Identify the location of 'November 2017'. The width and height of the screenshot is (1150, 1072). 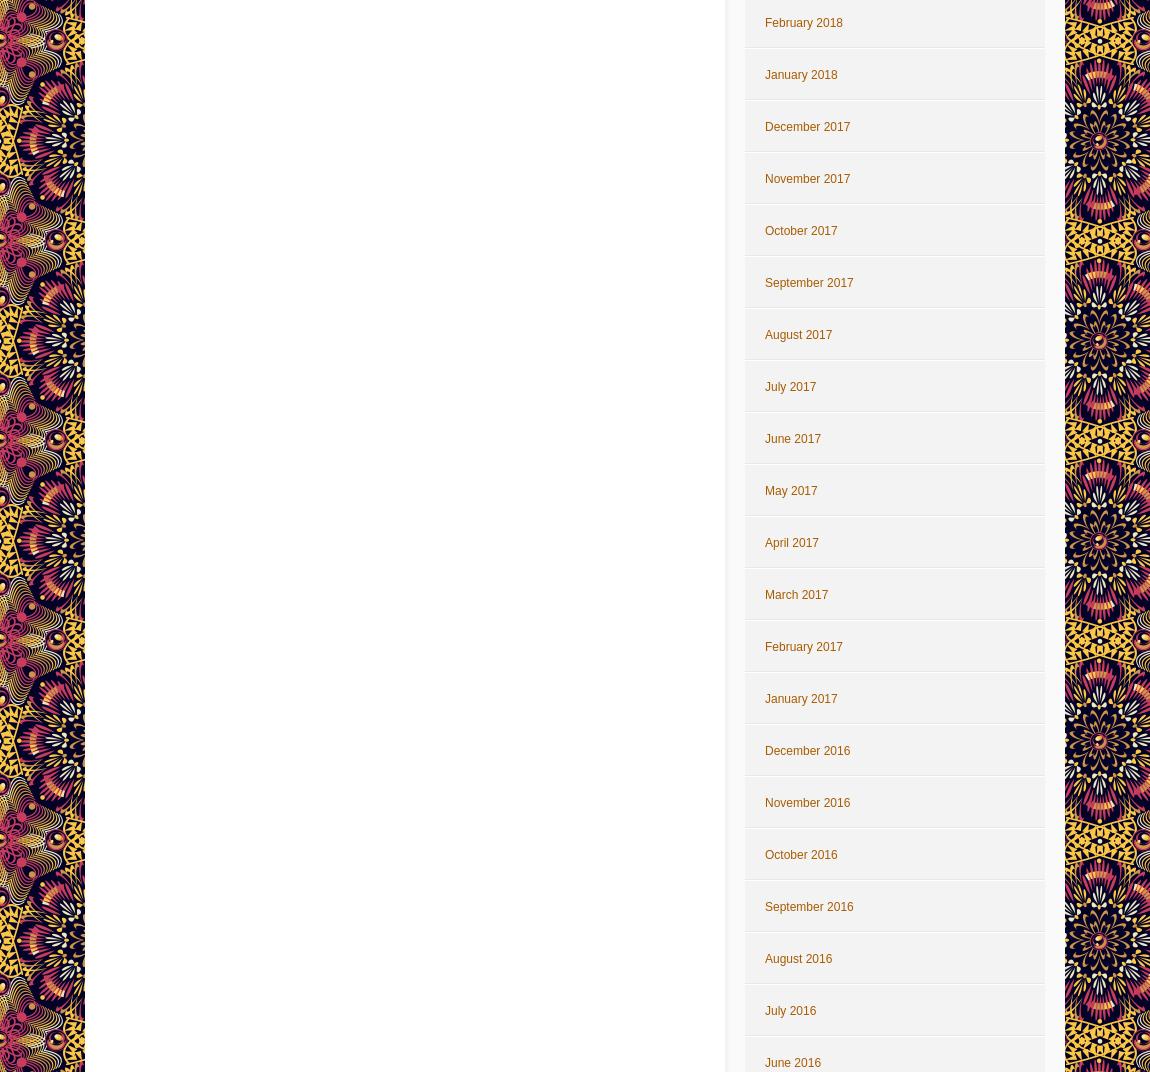
(763, 178).